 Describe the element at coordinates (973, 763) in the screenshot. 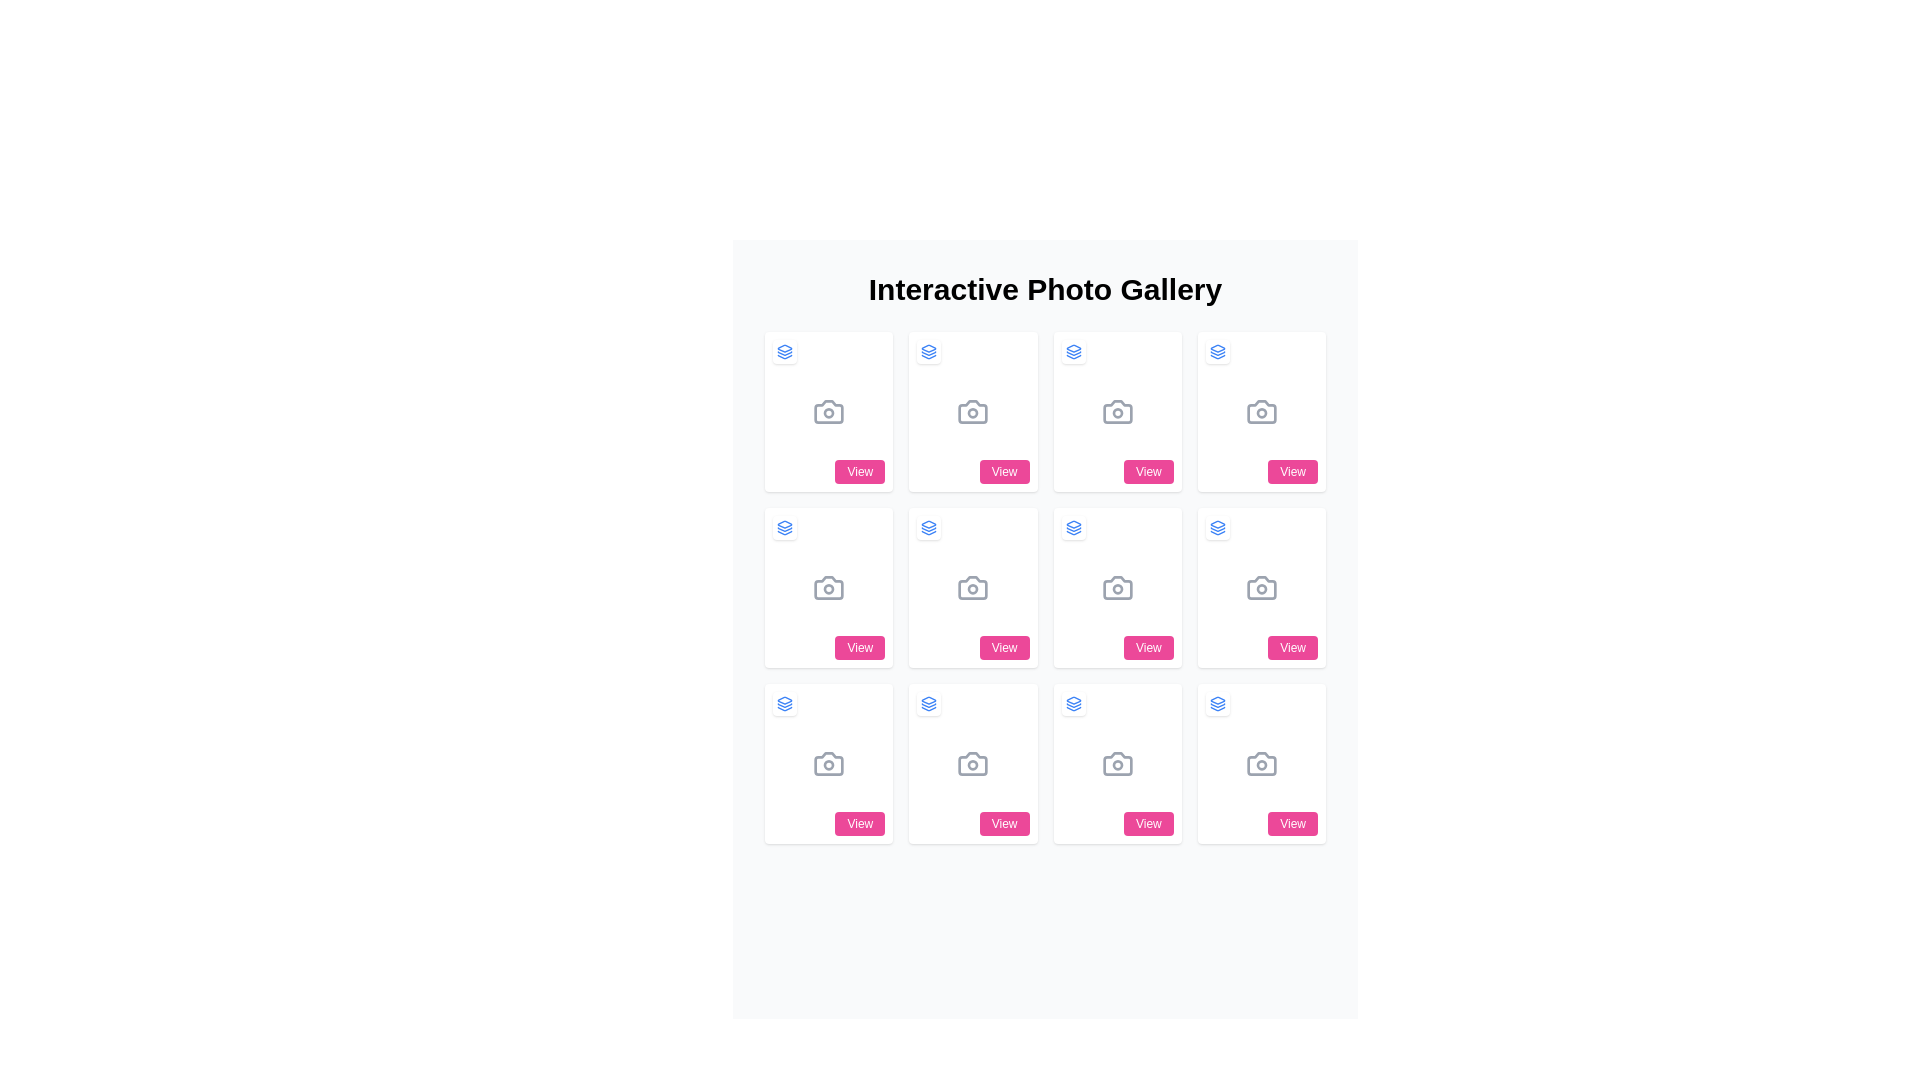

I see `the camera icon with a rounded rectangle shape, located in the second column and third row of the photo gallery interface` at that location.